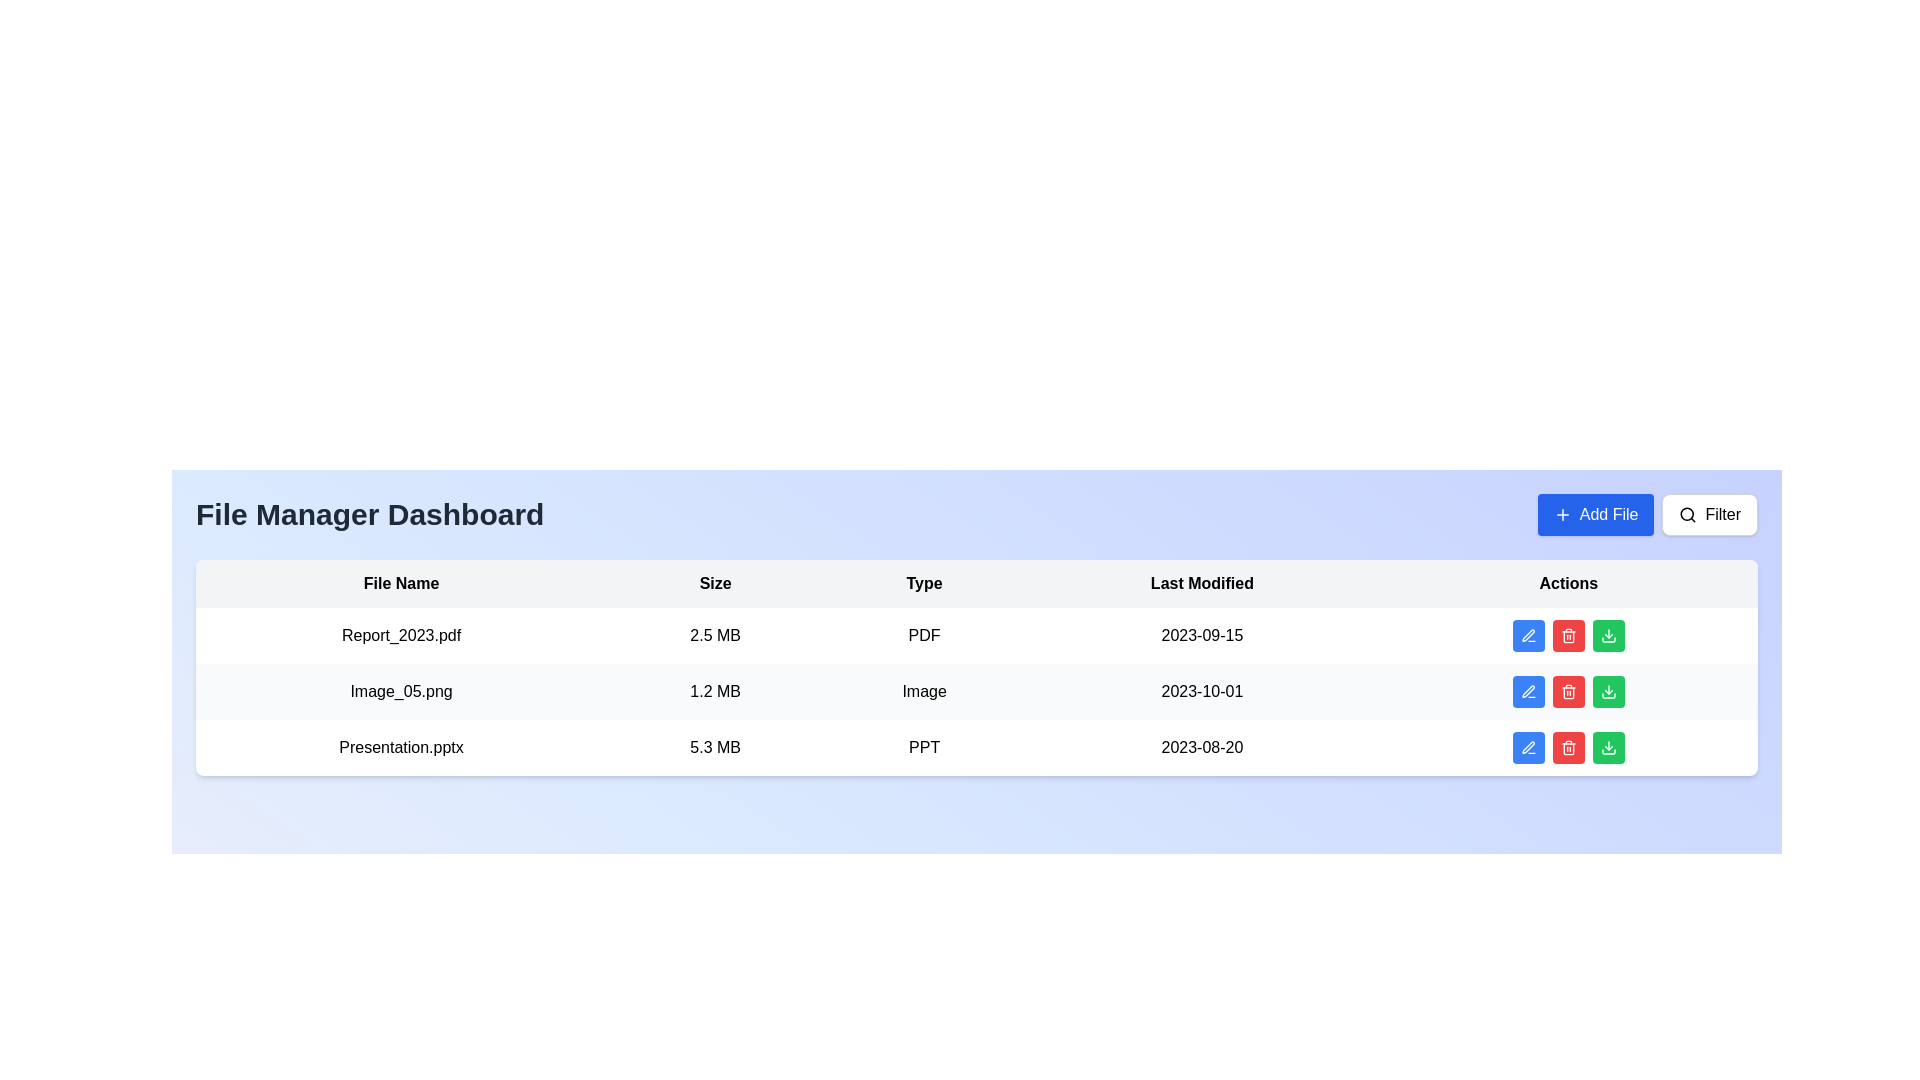  Describe the element at coordinates (715, 636) in the screenshot. I see `the static text element that displays the size of the file 'Report_2023.pdf', which is located in the second column under the 'Size' header in the file listing table` at that location.